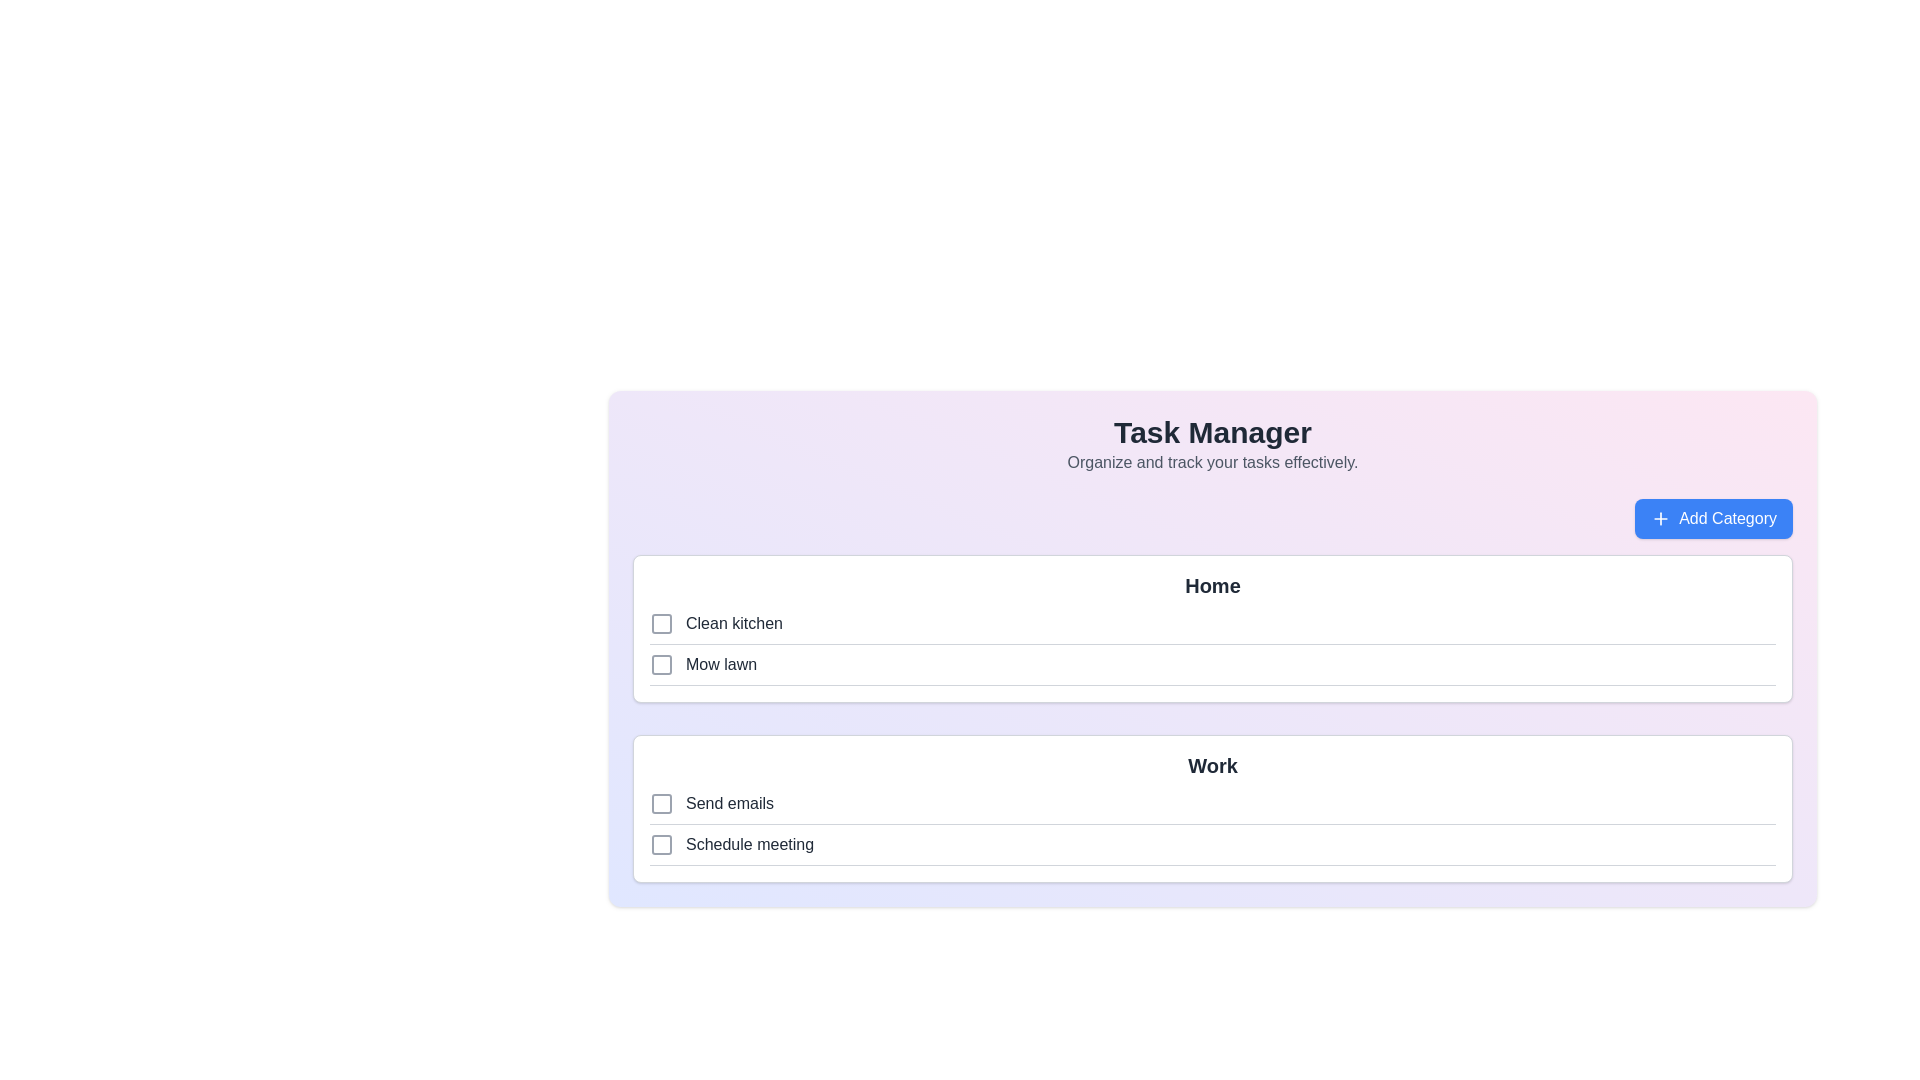 This screenshot has width=1920, height=1080. What do you see at coordinates (662, 802) in the screenshot?
I see `the rounded grayscale checkbox located to the left of the 'Send emails' text in the Work section` at bounding box center [662, 802].